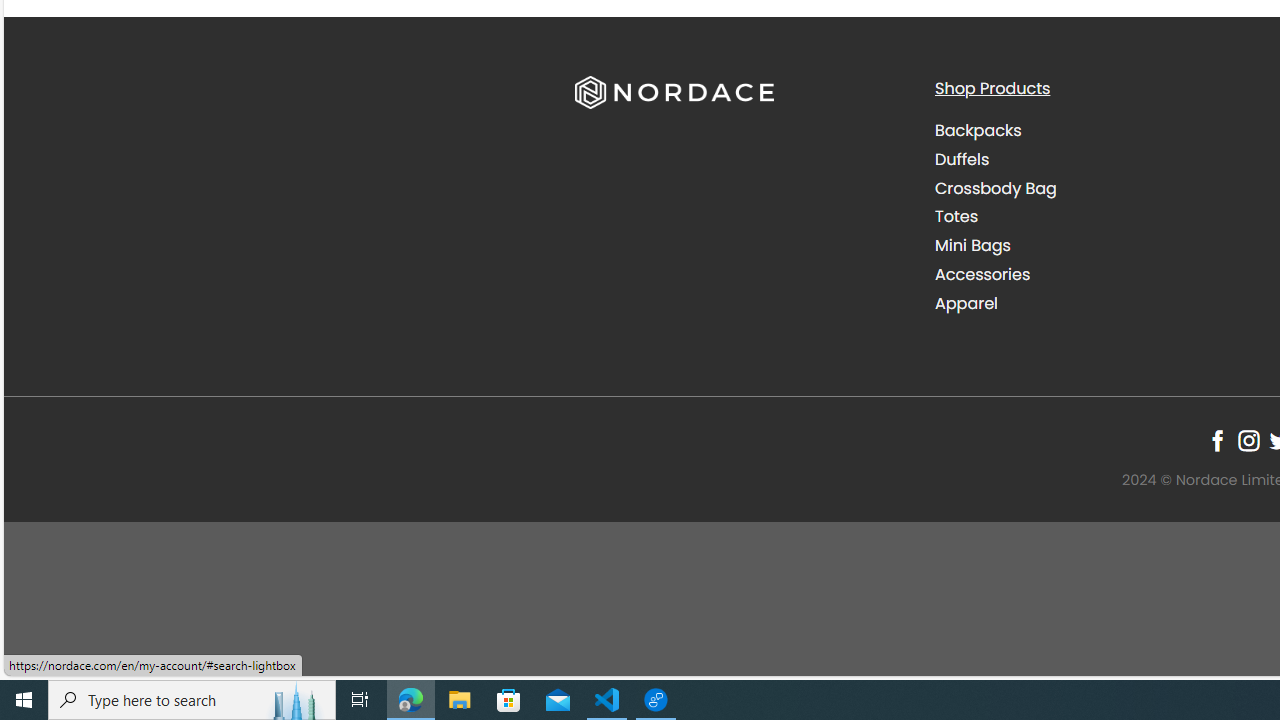 Image resolution: width=1280 pixels, height=720 pixels. What do you see at coordinates (1216, 440) in the screenshot?
I see `'Follow on Facebook'` at bounding box center [1216, 440].